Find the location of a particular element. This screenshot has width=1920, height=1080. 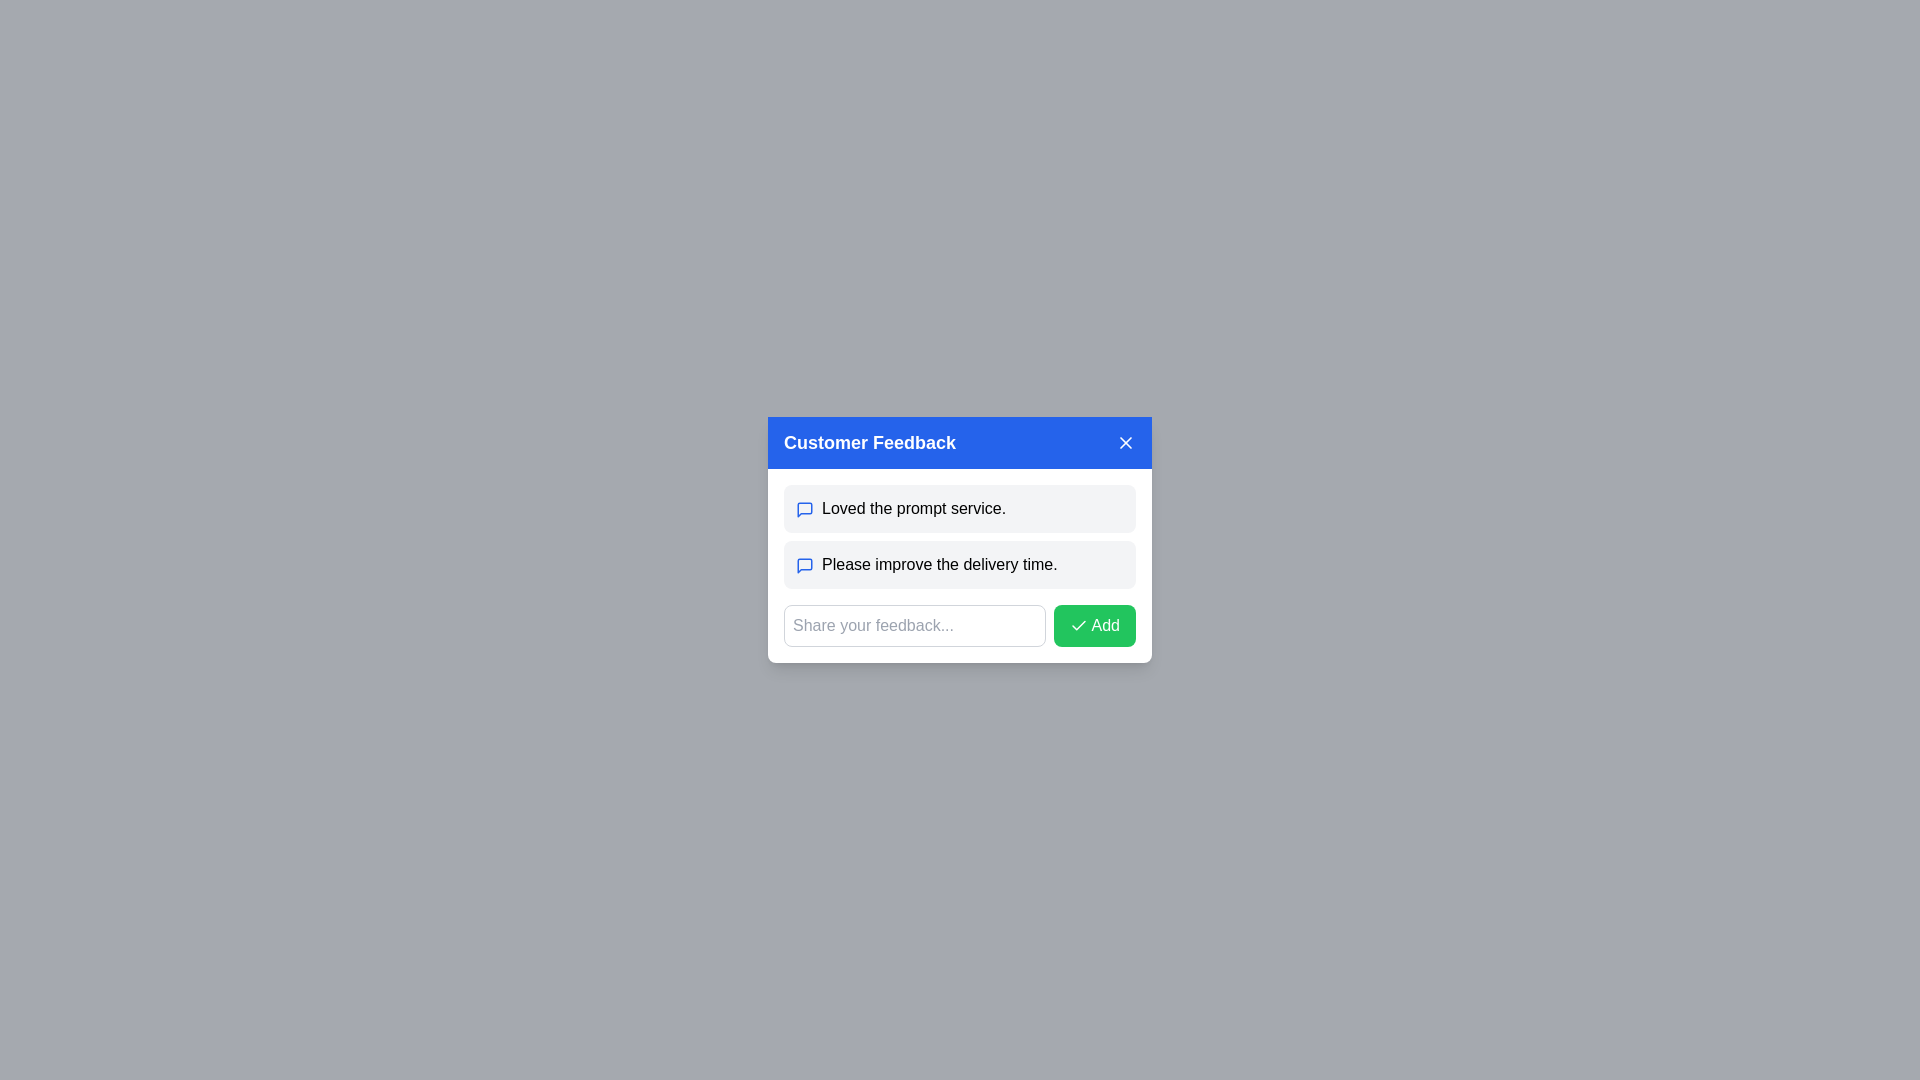

first textual feedback entry displayed in the interface, which is located to the right of a small blue speech bubble icon is located at coordinates (913, 508).